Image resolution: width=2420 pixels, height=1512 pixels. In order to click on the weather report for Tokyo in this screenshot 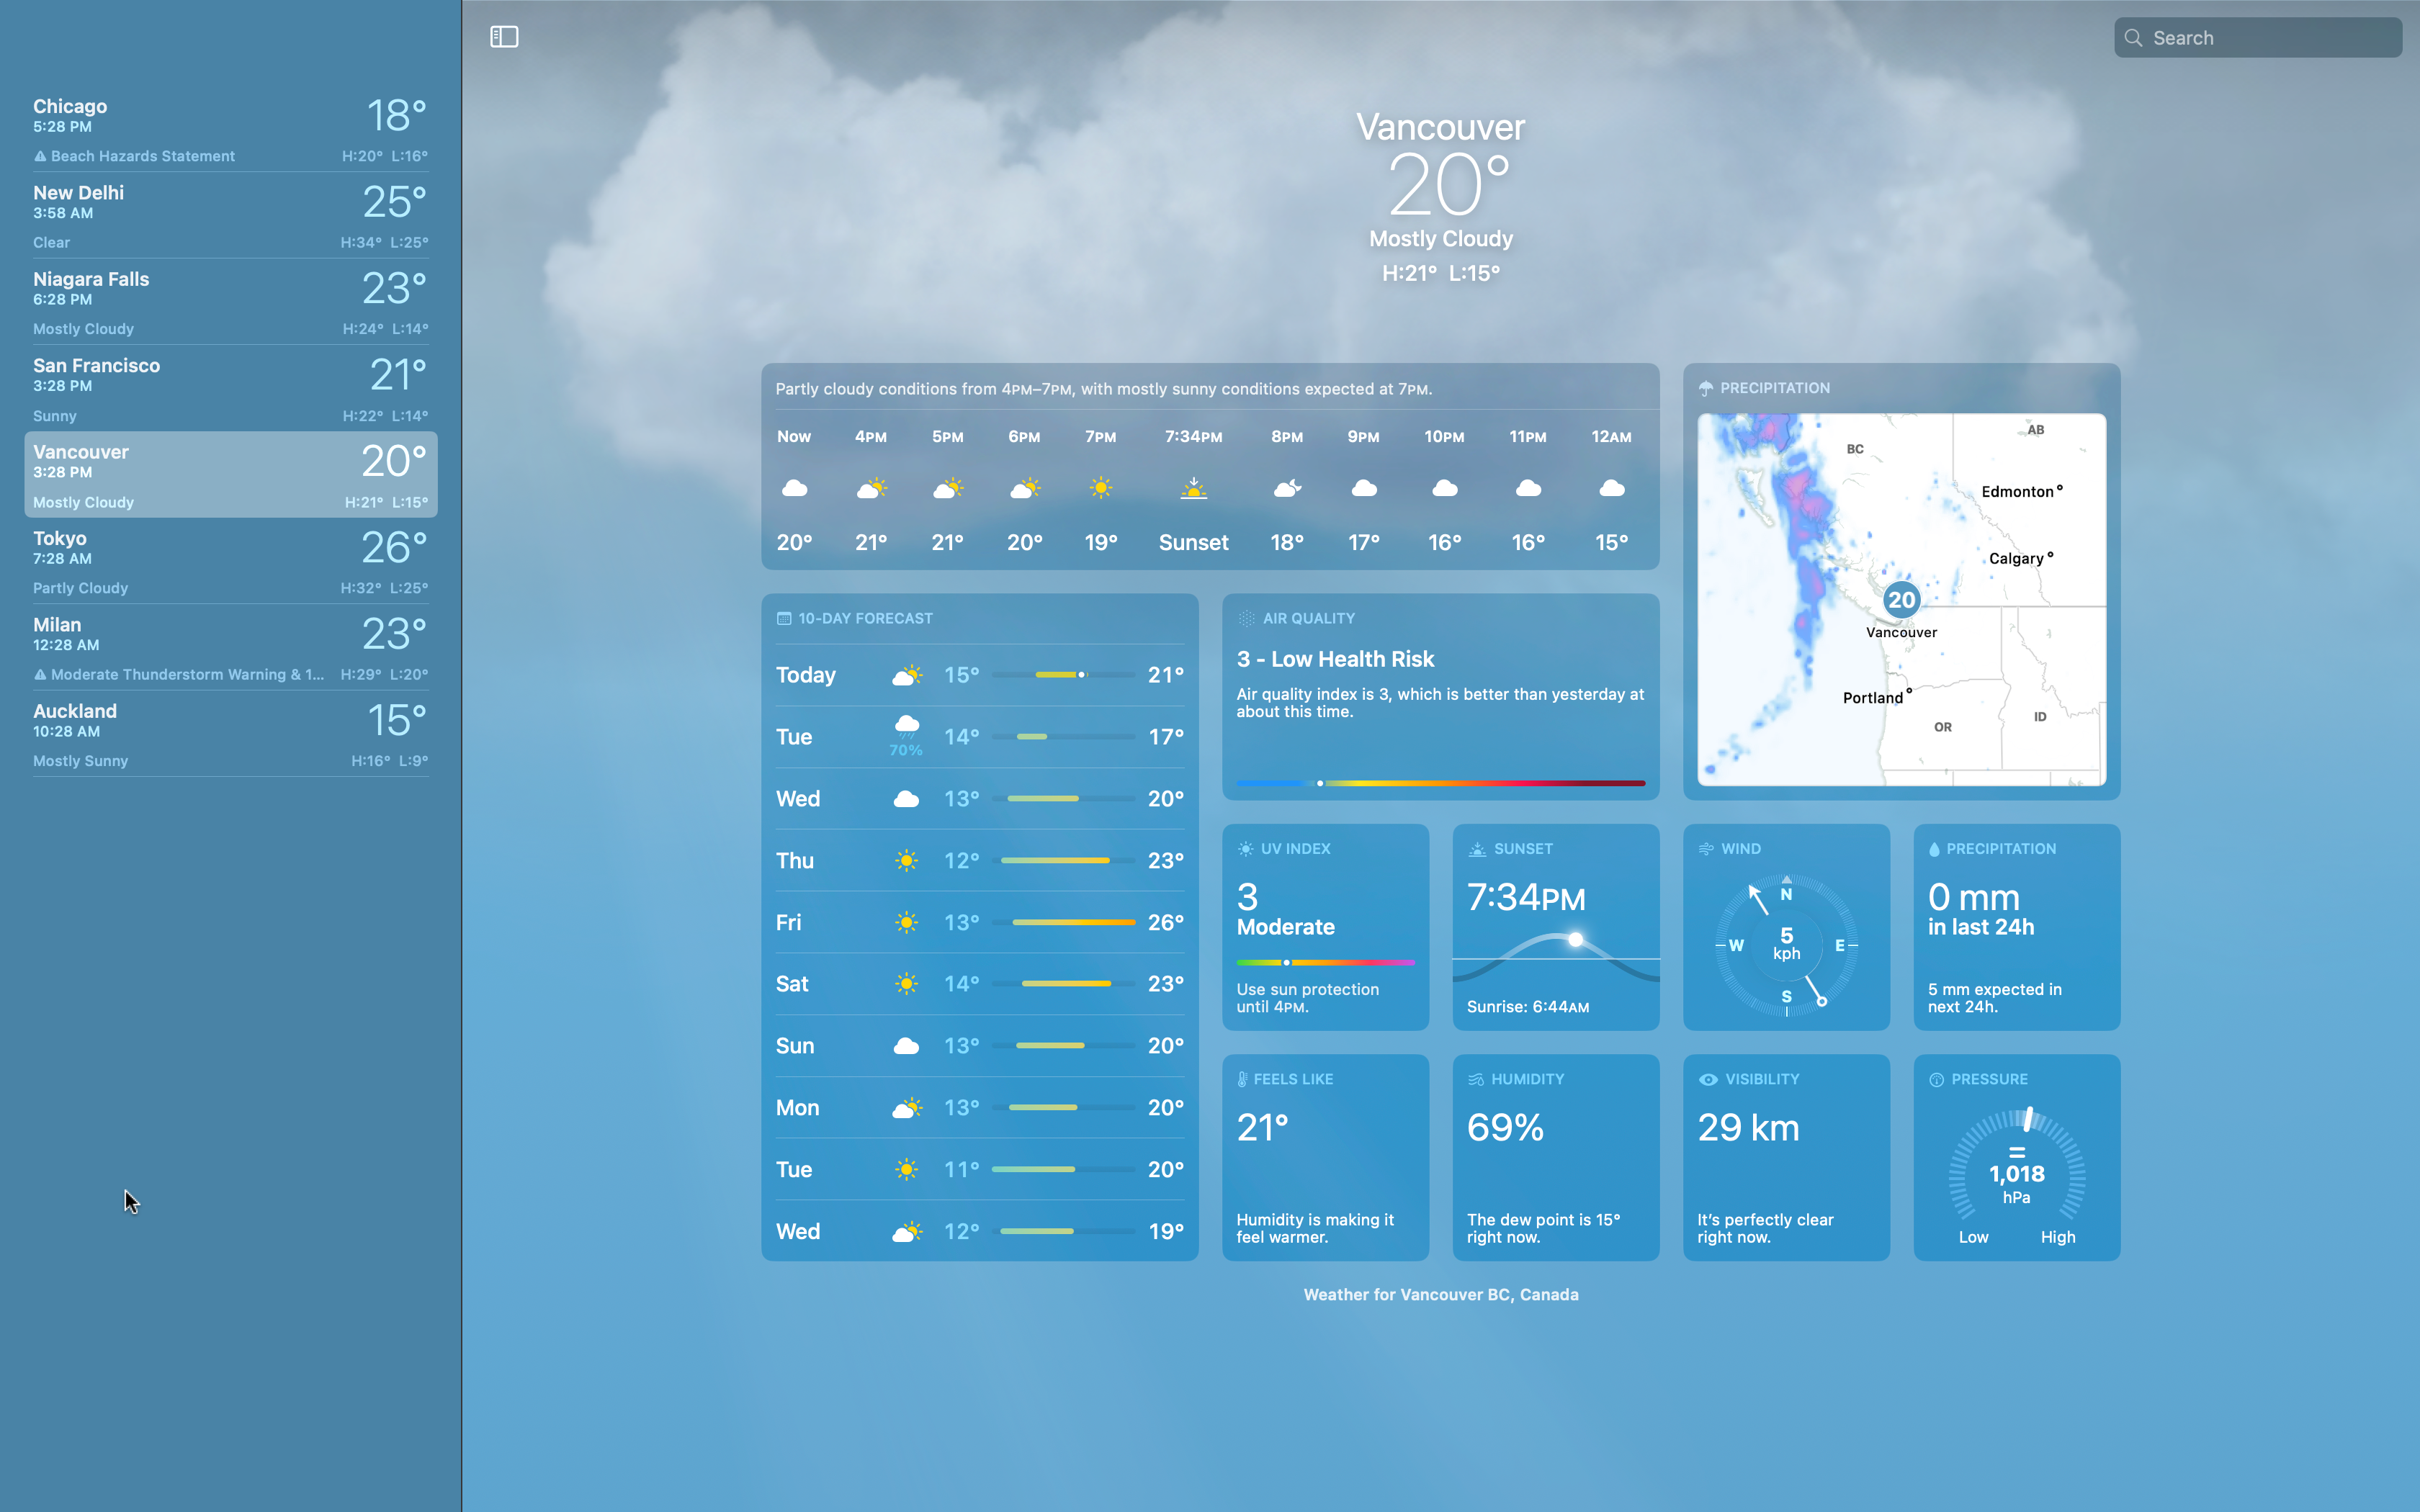, I will do `click(225, 559)`.